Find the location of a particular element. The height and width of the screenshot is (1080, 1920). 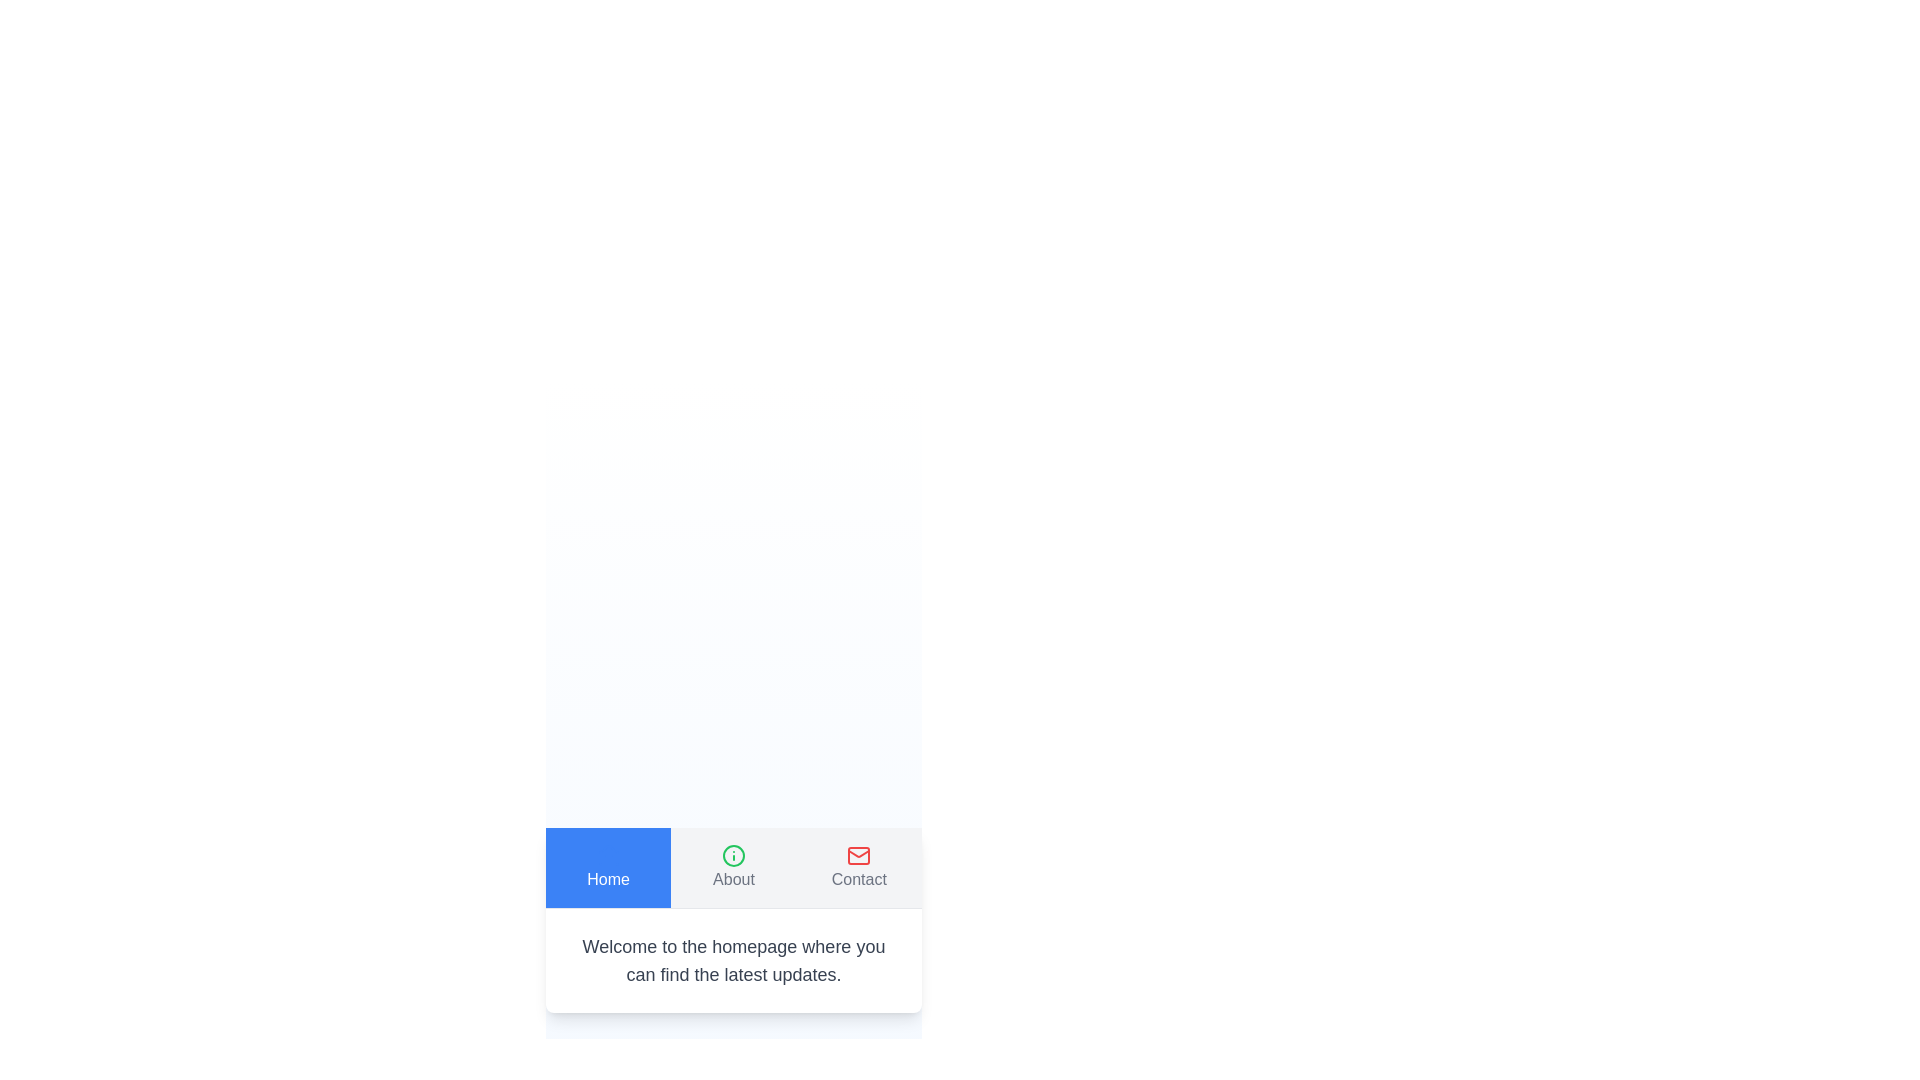

the About tab to observe visual feedback is located at coordinates (733, 866).